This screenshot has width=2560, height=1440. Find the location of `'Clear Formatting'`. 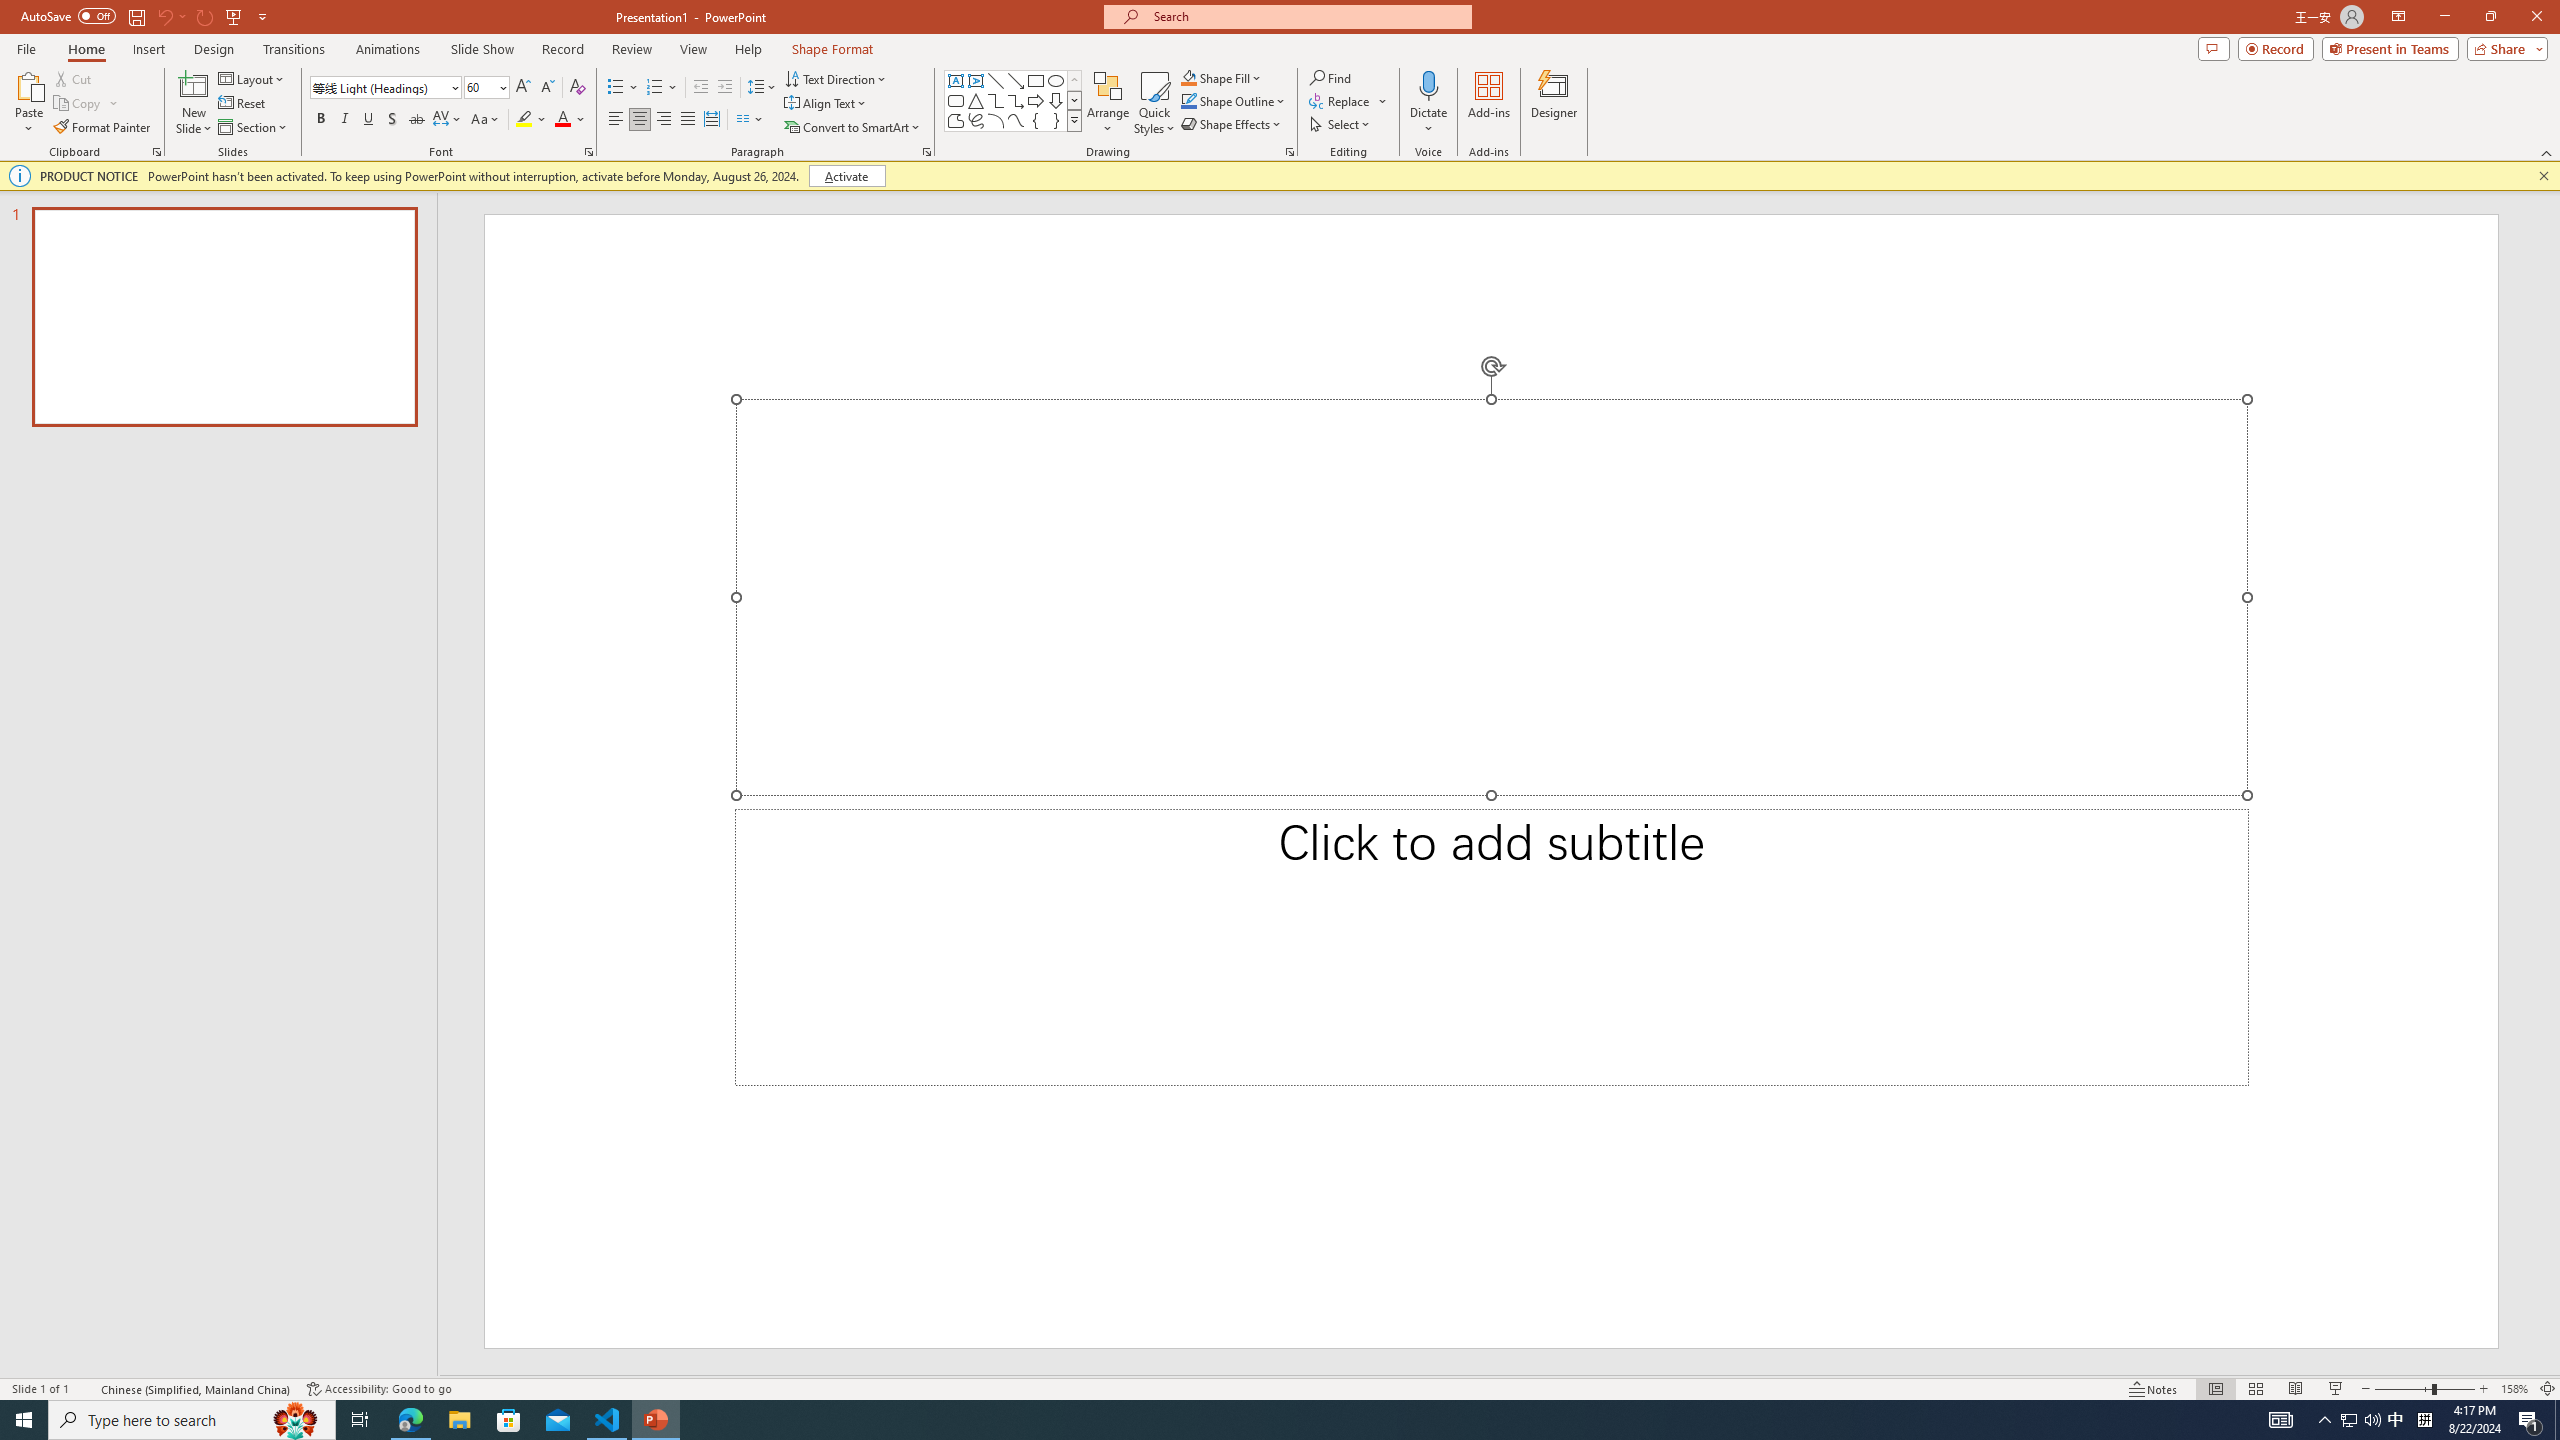

'Clear Formatting' is located at coordinates (576, 87).